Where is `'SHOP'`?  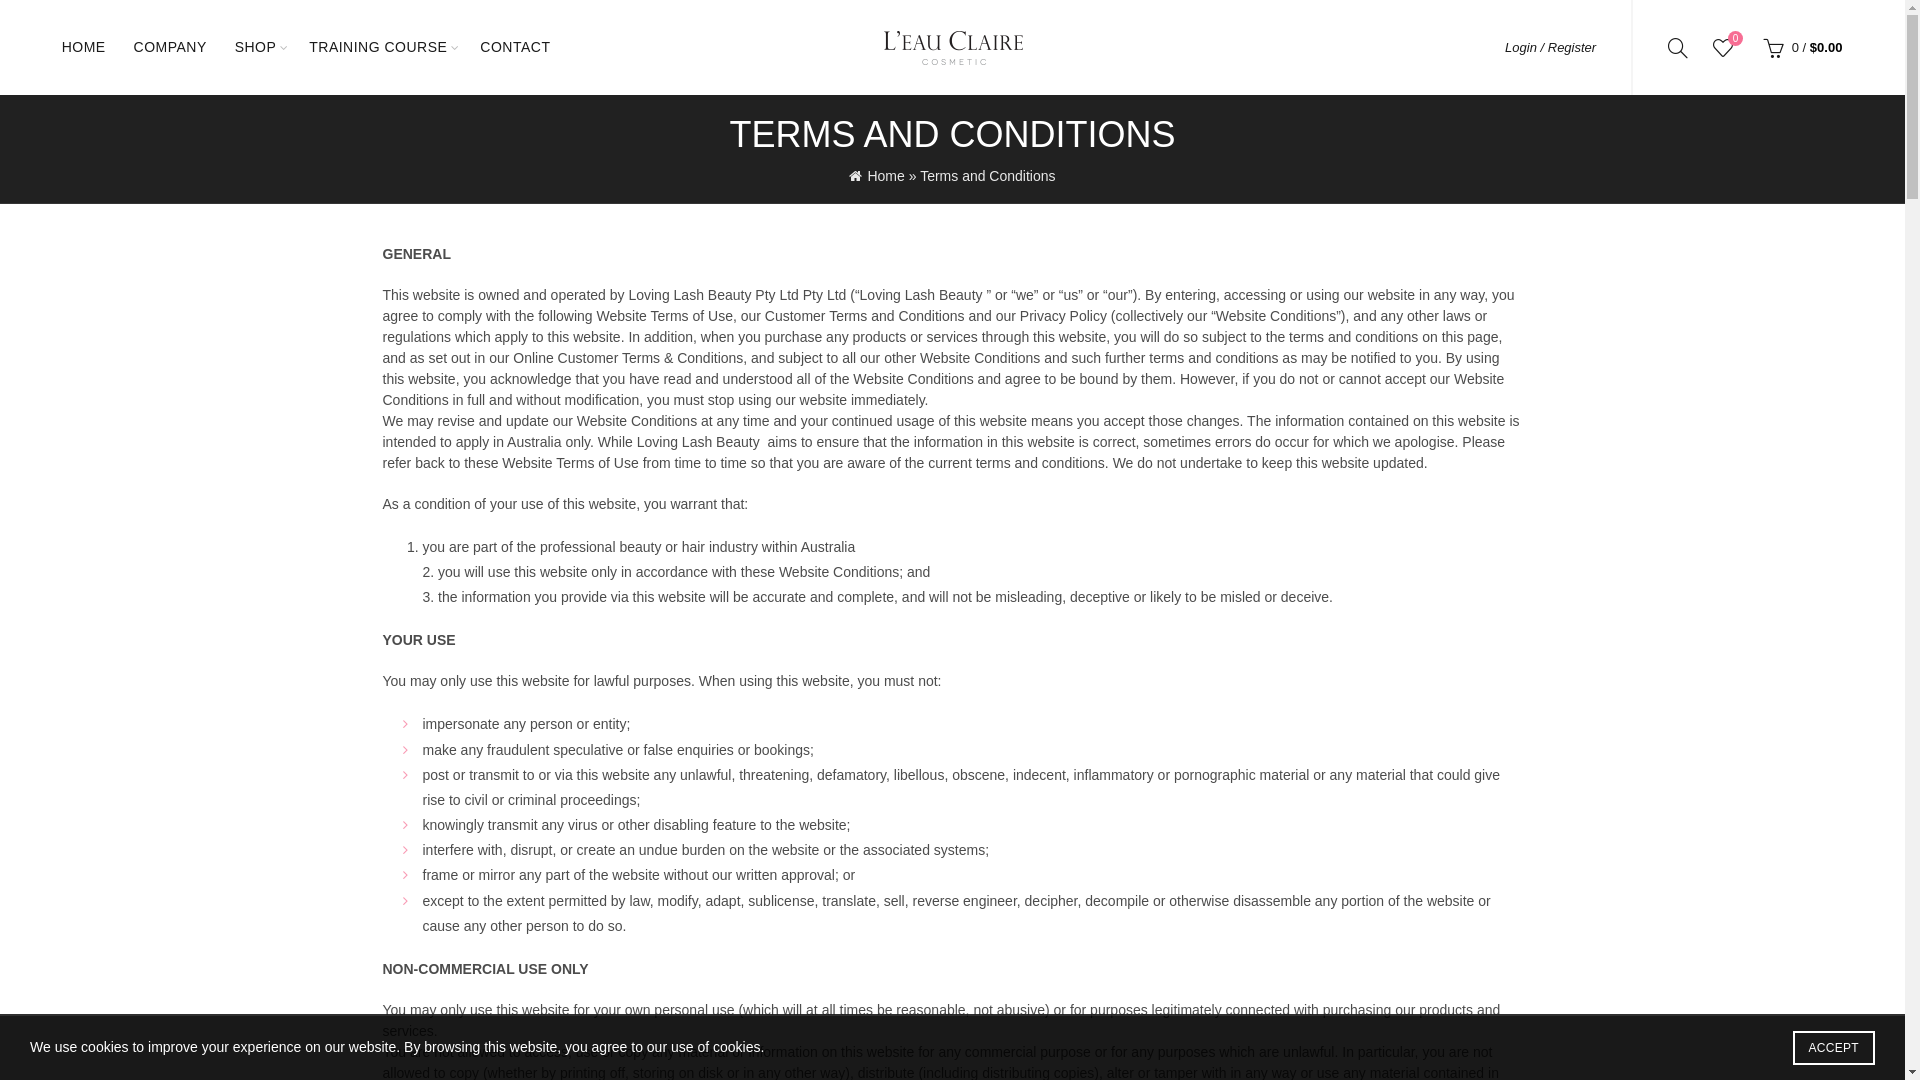 'SHOP' is located at coordinates (254, 46).